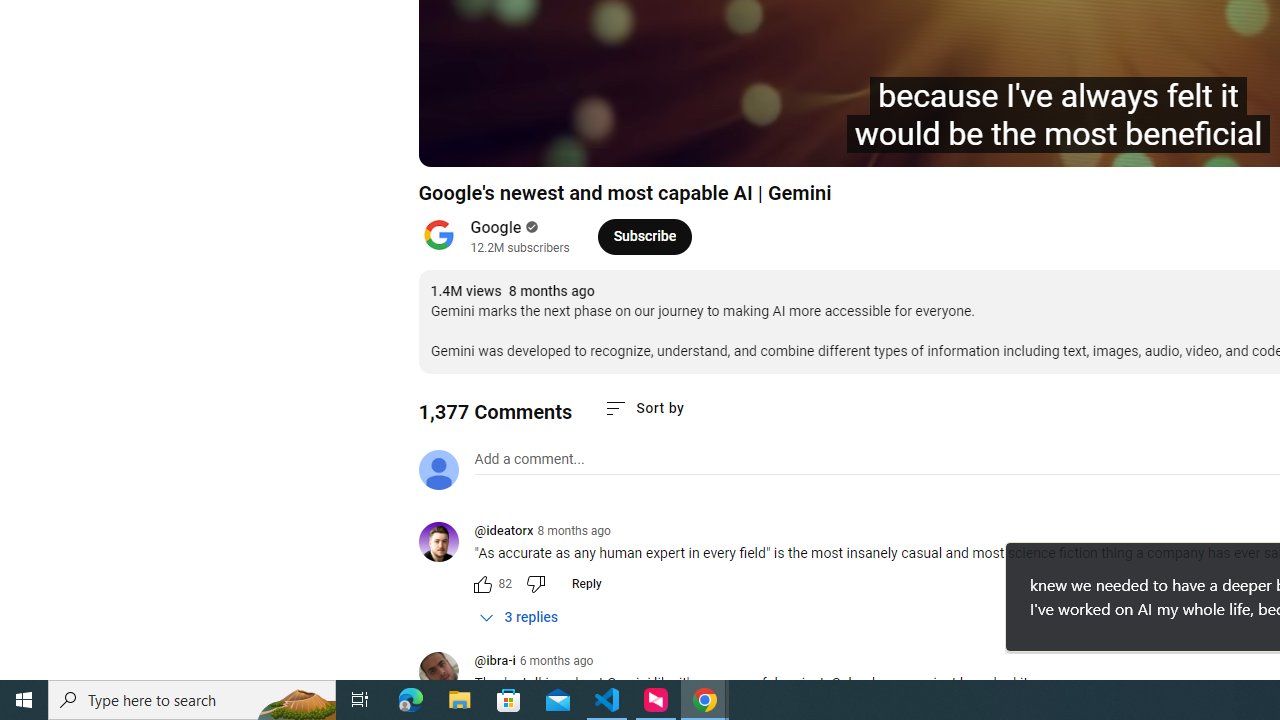  Describe the element at coordinates (585, 583) in the screenshot. I see `'Reply'` at that location.